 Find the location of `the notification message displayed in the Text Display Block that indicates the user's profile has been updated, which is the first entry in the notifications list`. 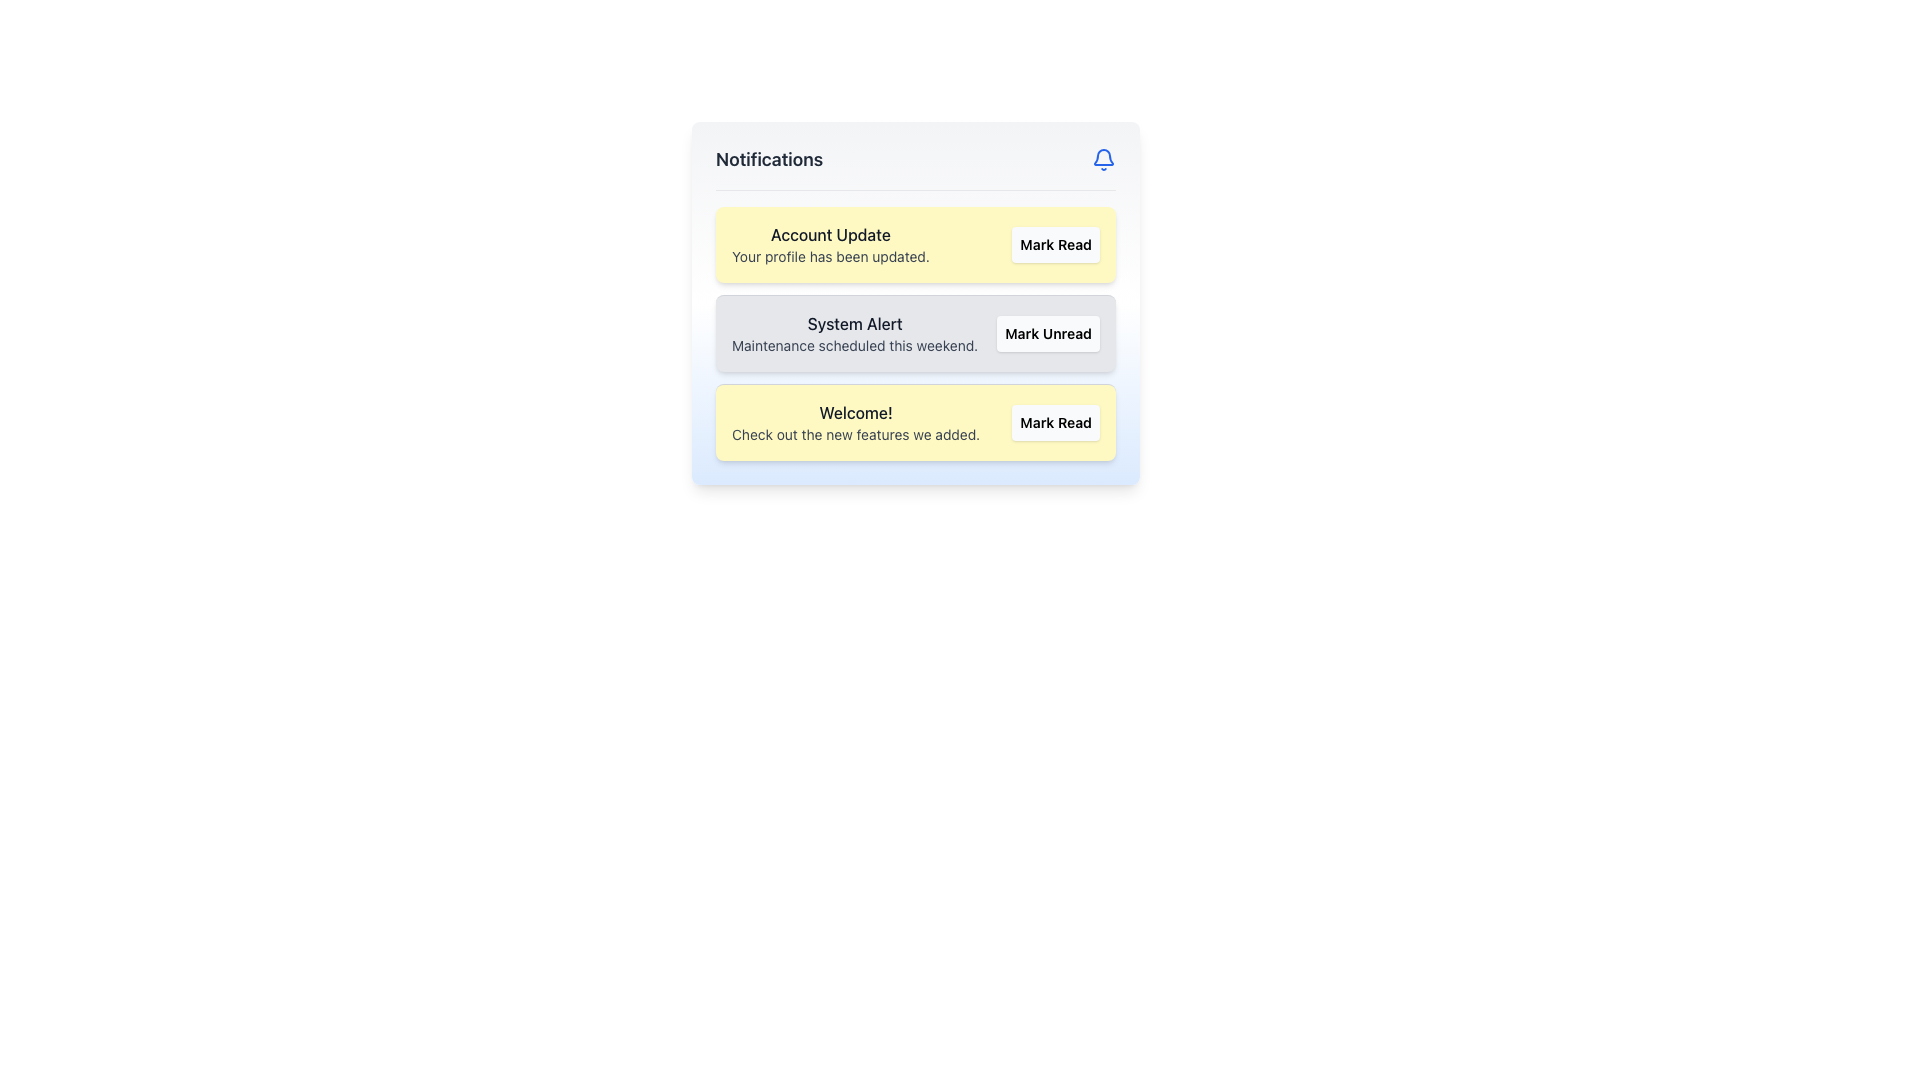

the notification message displayed in the Text Display Block that indicates the user's profile has been updated, which is the first entry in the notifications list is located at coordinates (830, 244).